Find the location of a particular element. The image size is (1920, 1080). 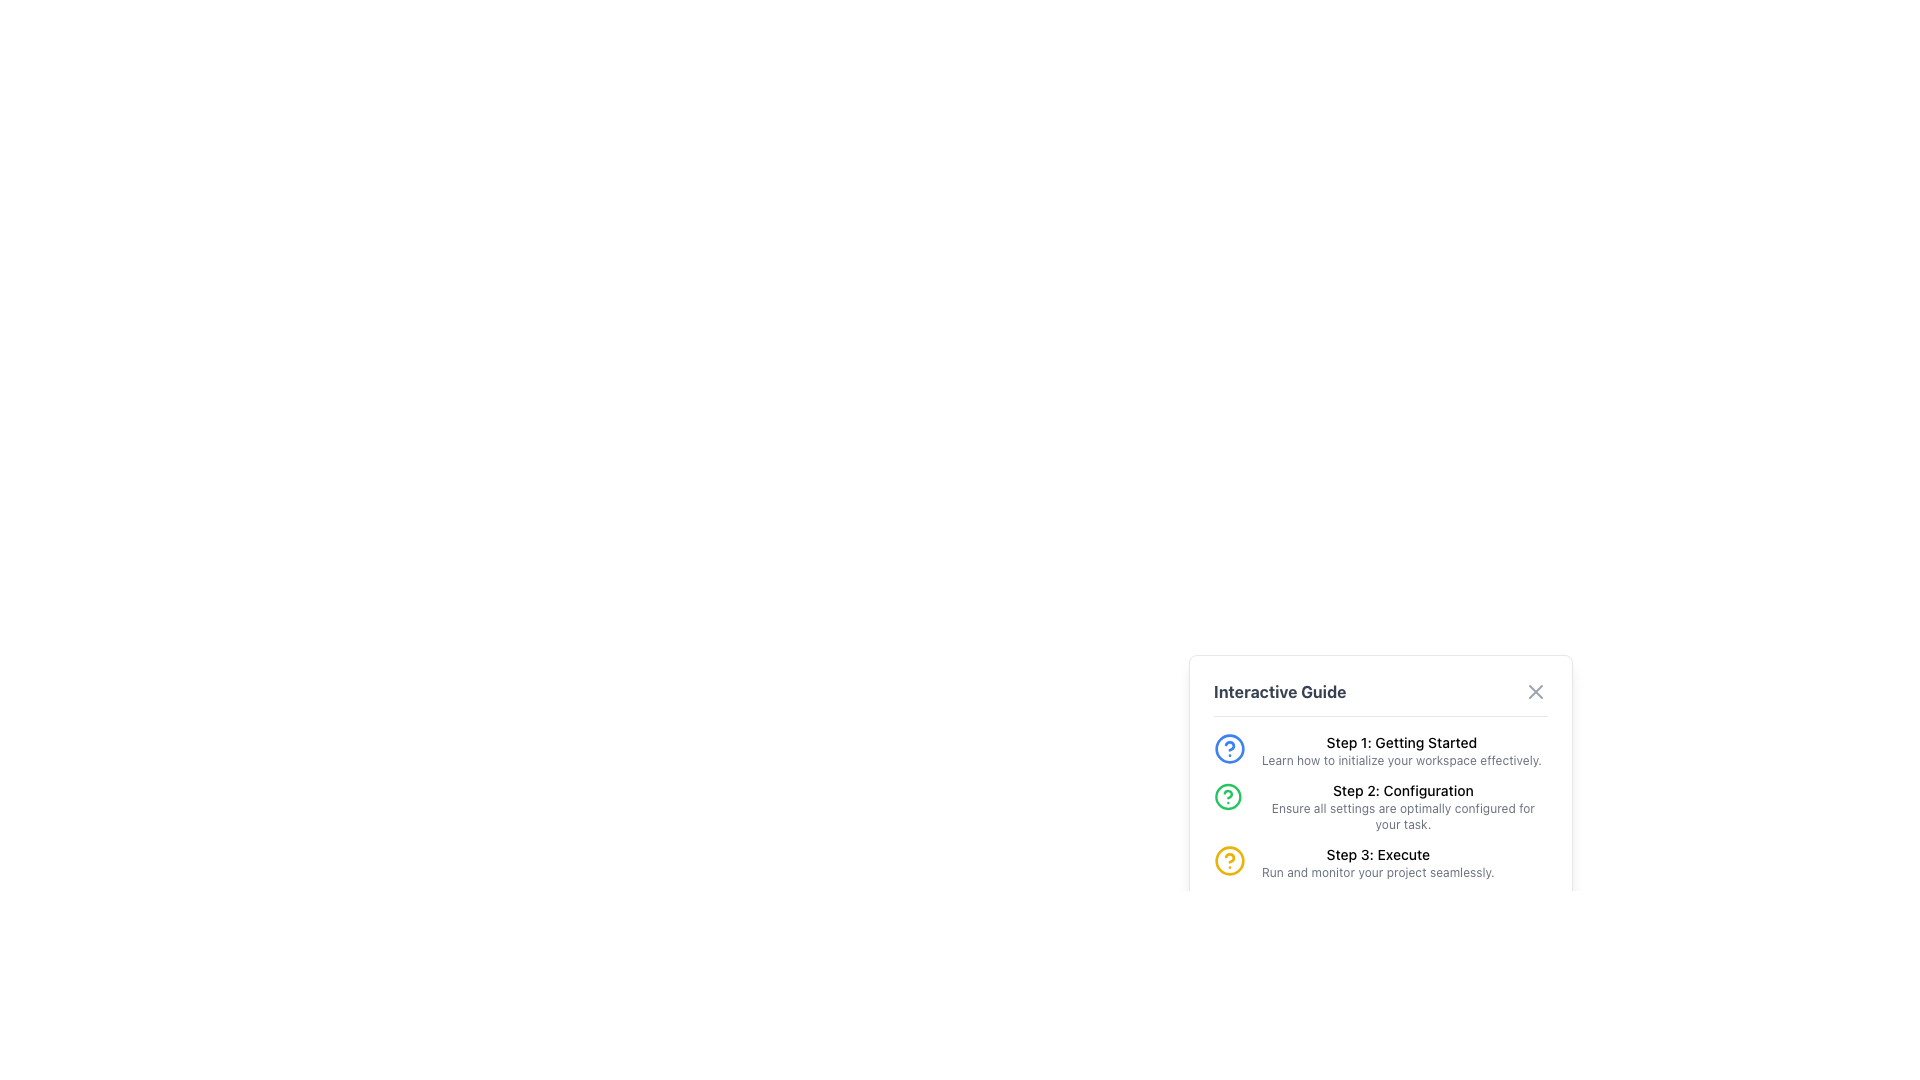

the instructional text block labeled 'Step 2: Configuration' in the 'Interactive Guide' section is located at coordinates (1402, 805).